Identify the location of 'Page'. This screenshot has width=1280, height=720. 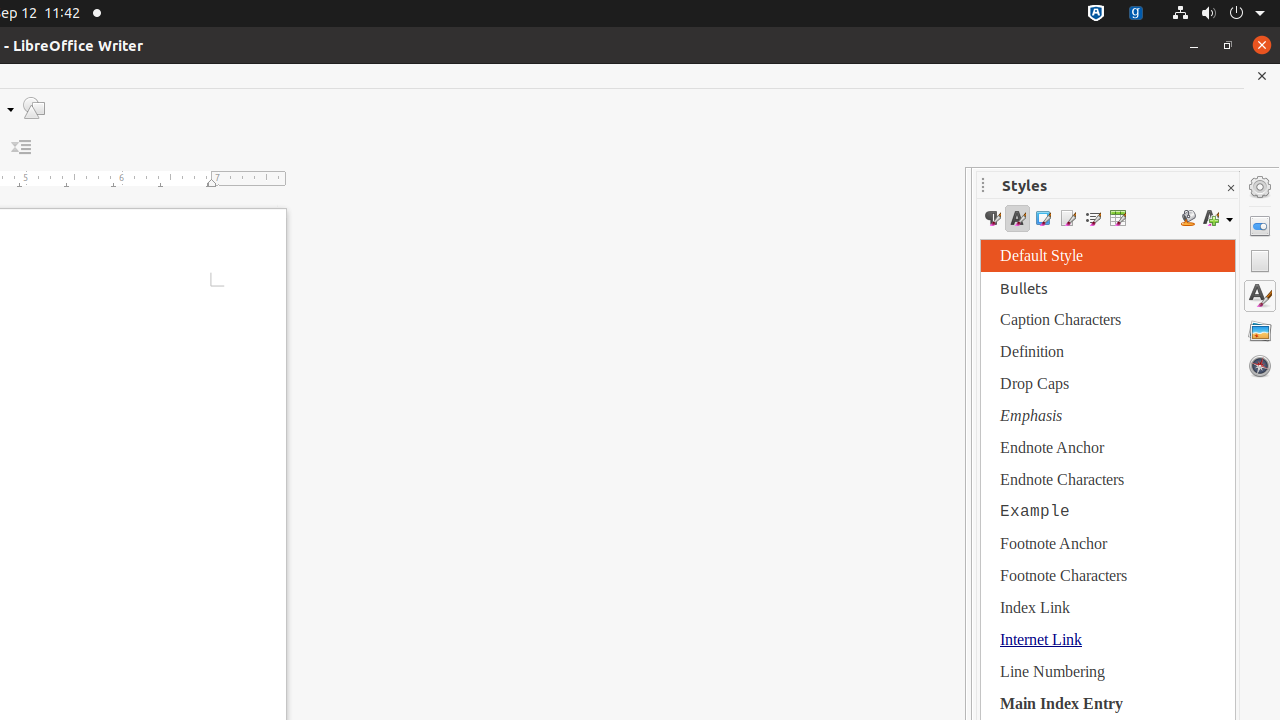
(1259, 260).